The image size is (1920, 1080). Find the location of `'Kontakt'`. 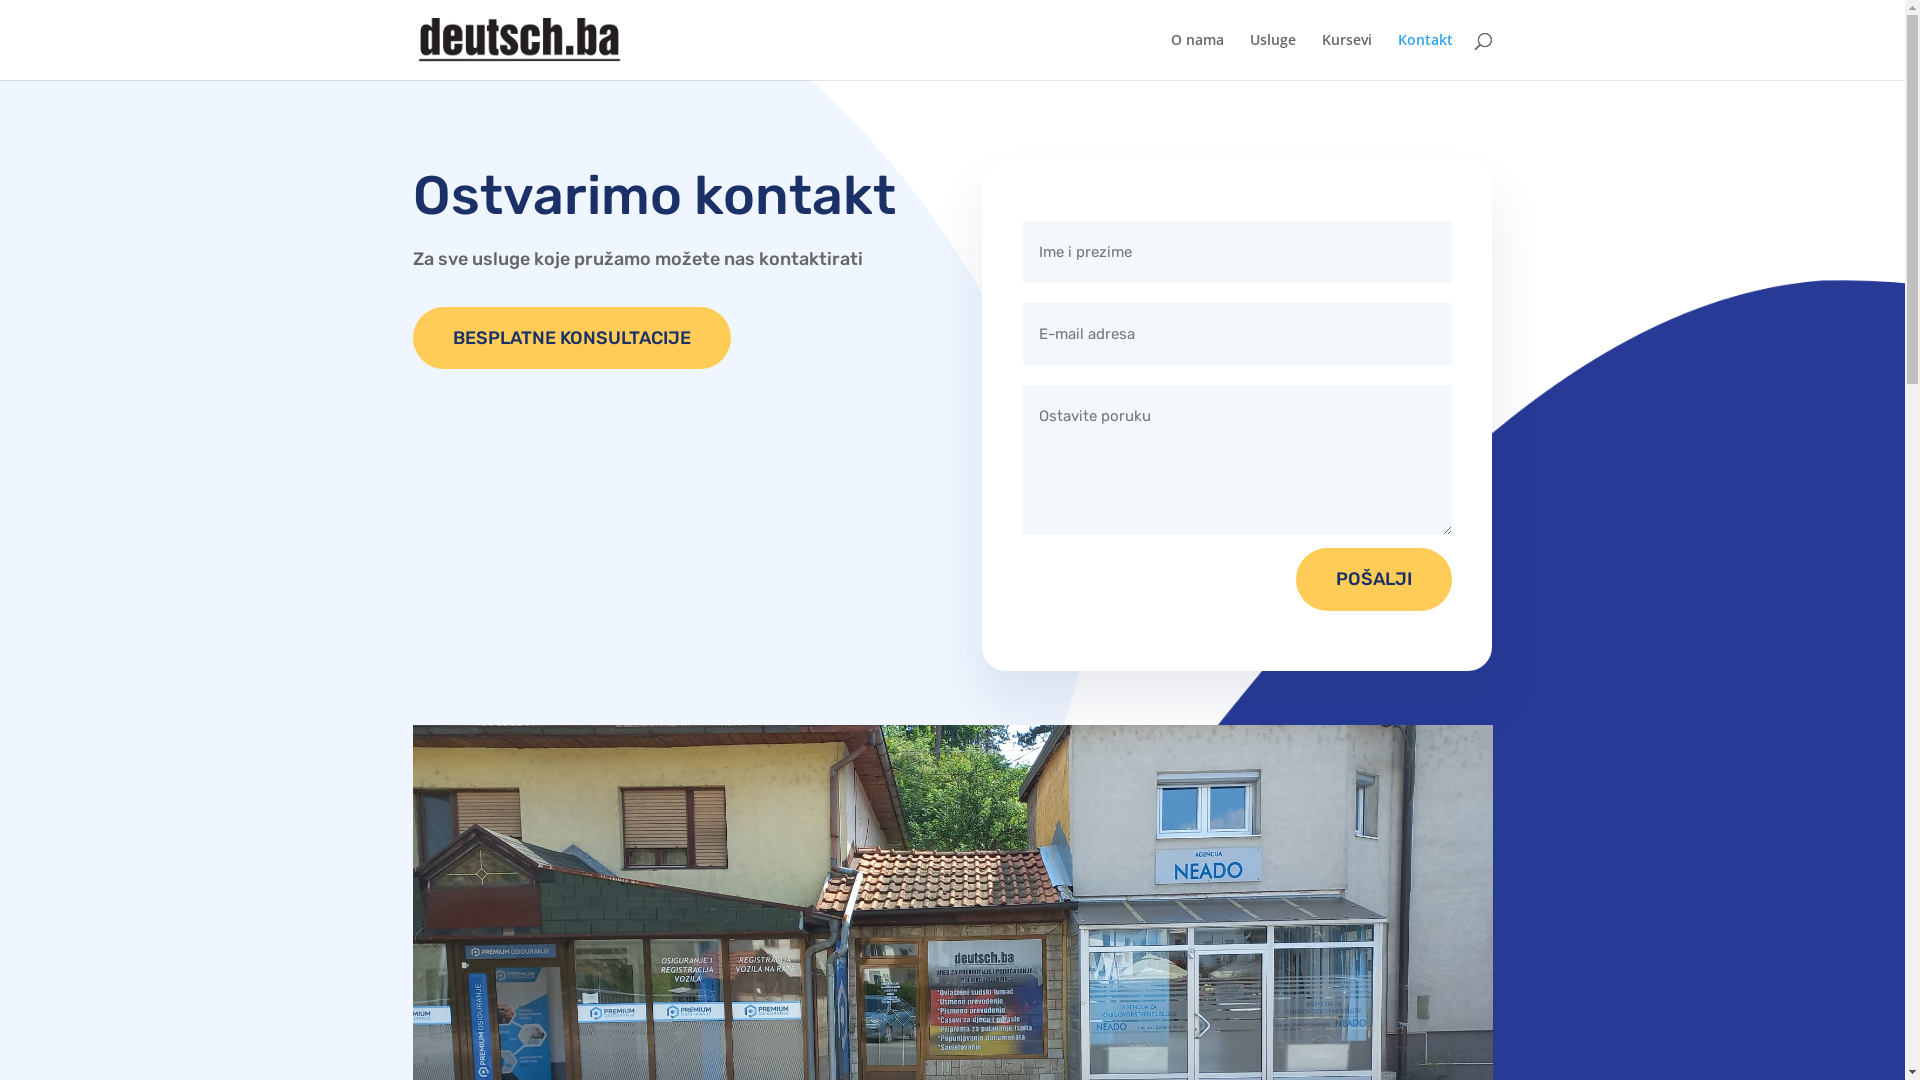

'Kontakt' is located at coordinates (1424, 55).